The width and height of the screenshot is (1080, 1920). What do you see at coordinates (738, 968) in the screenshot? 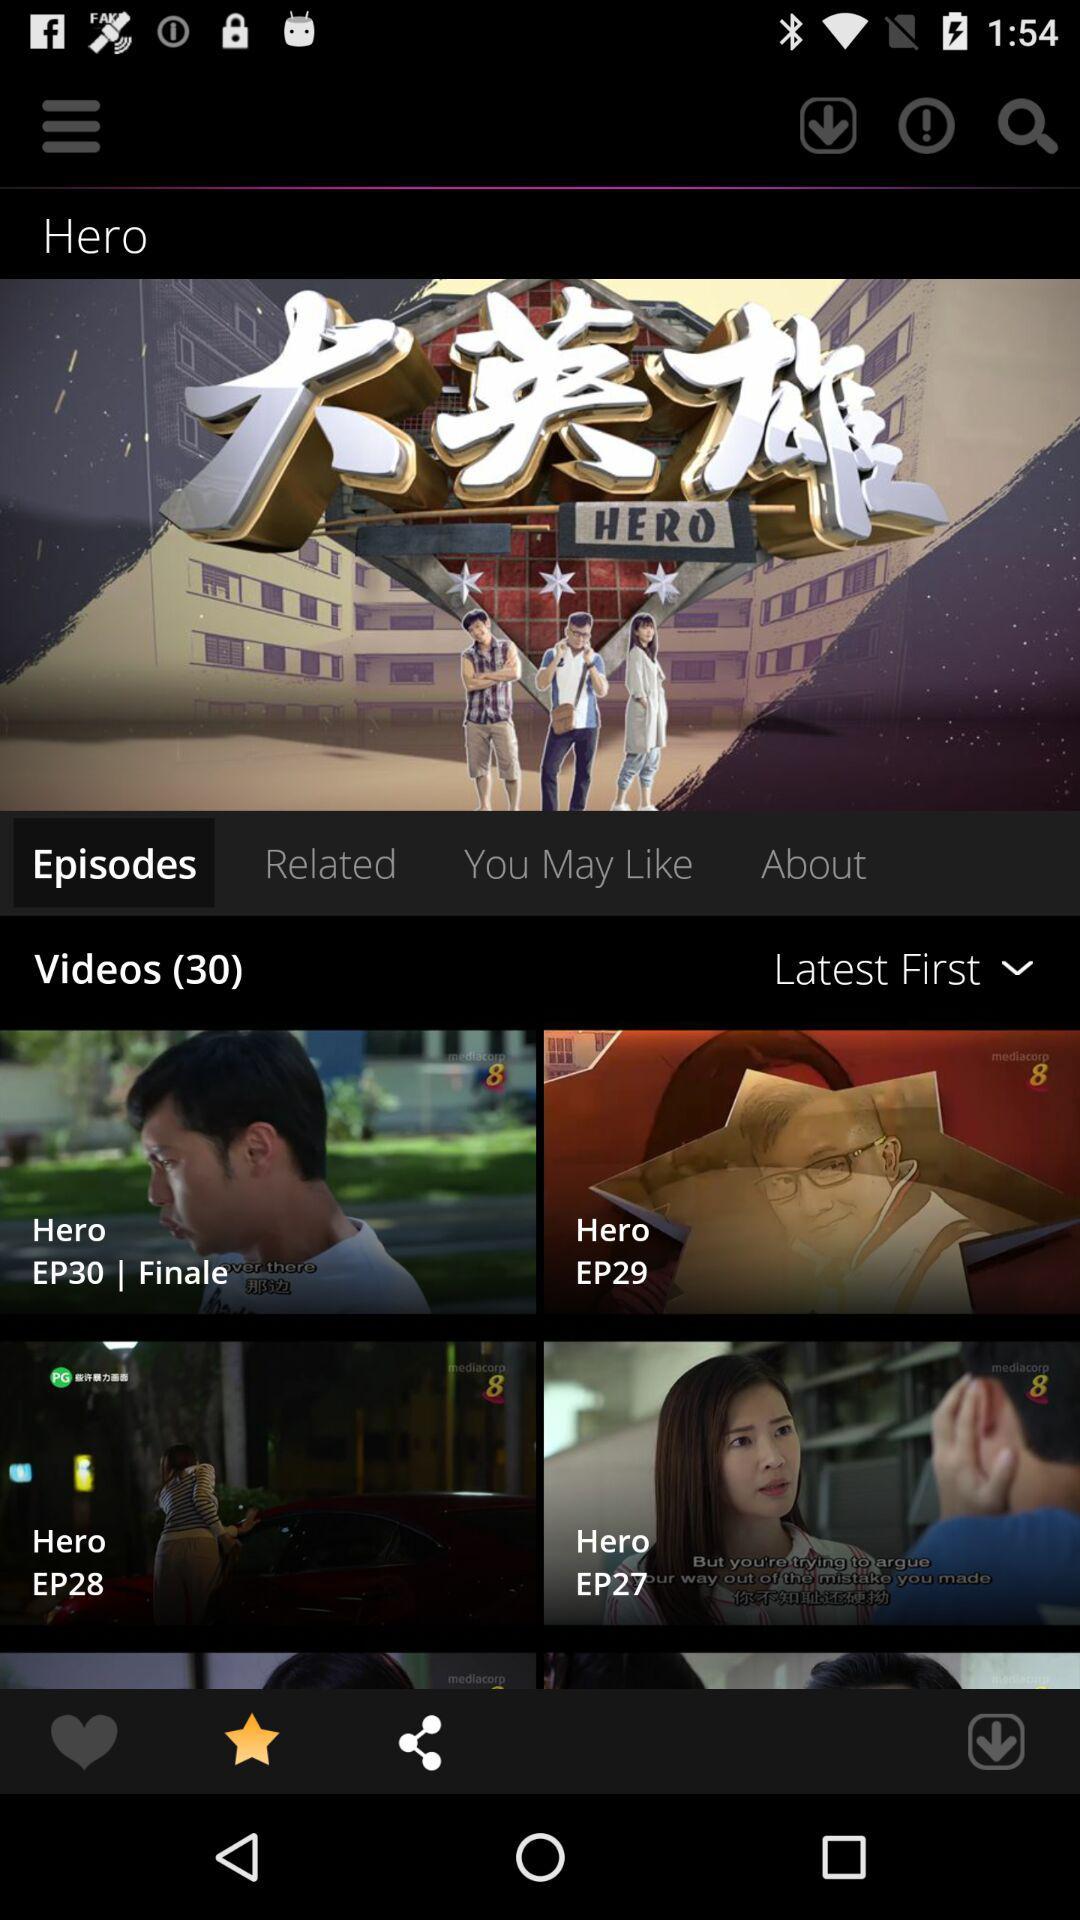
I see `the icon below related item` at bounding box center [738, 968].